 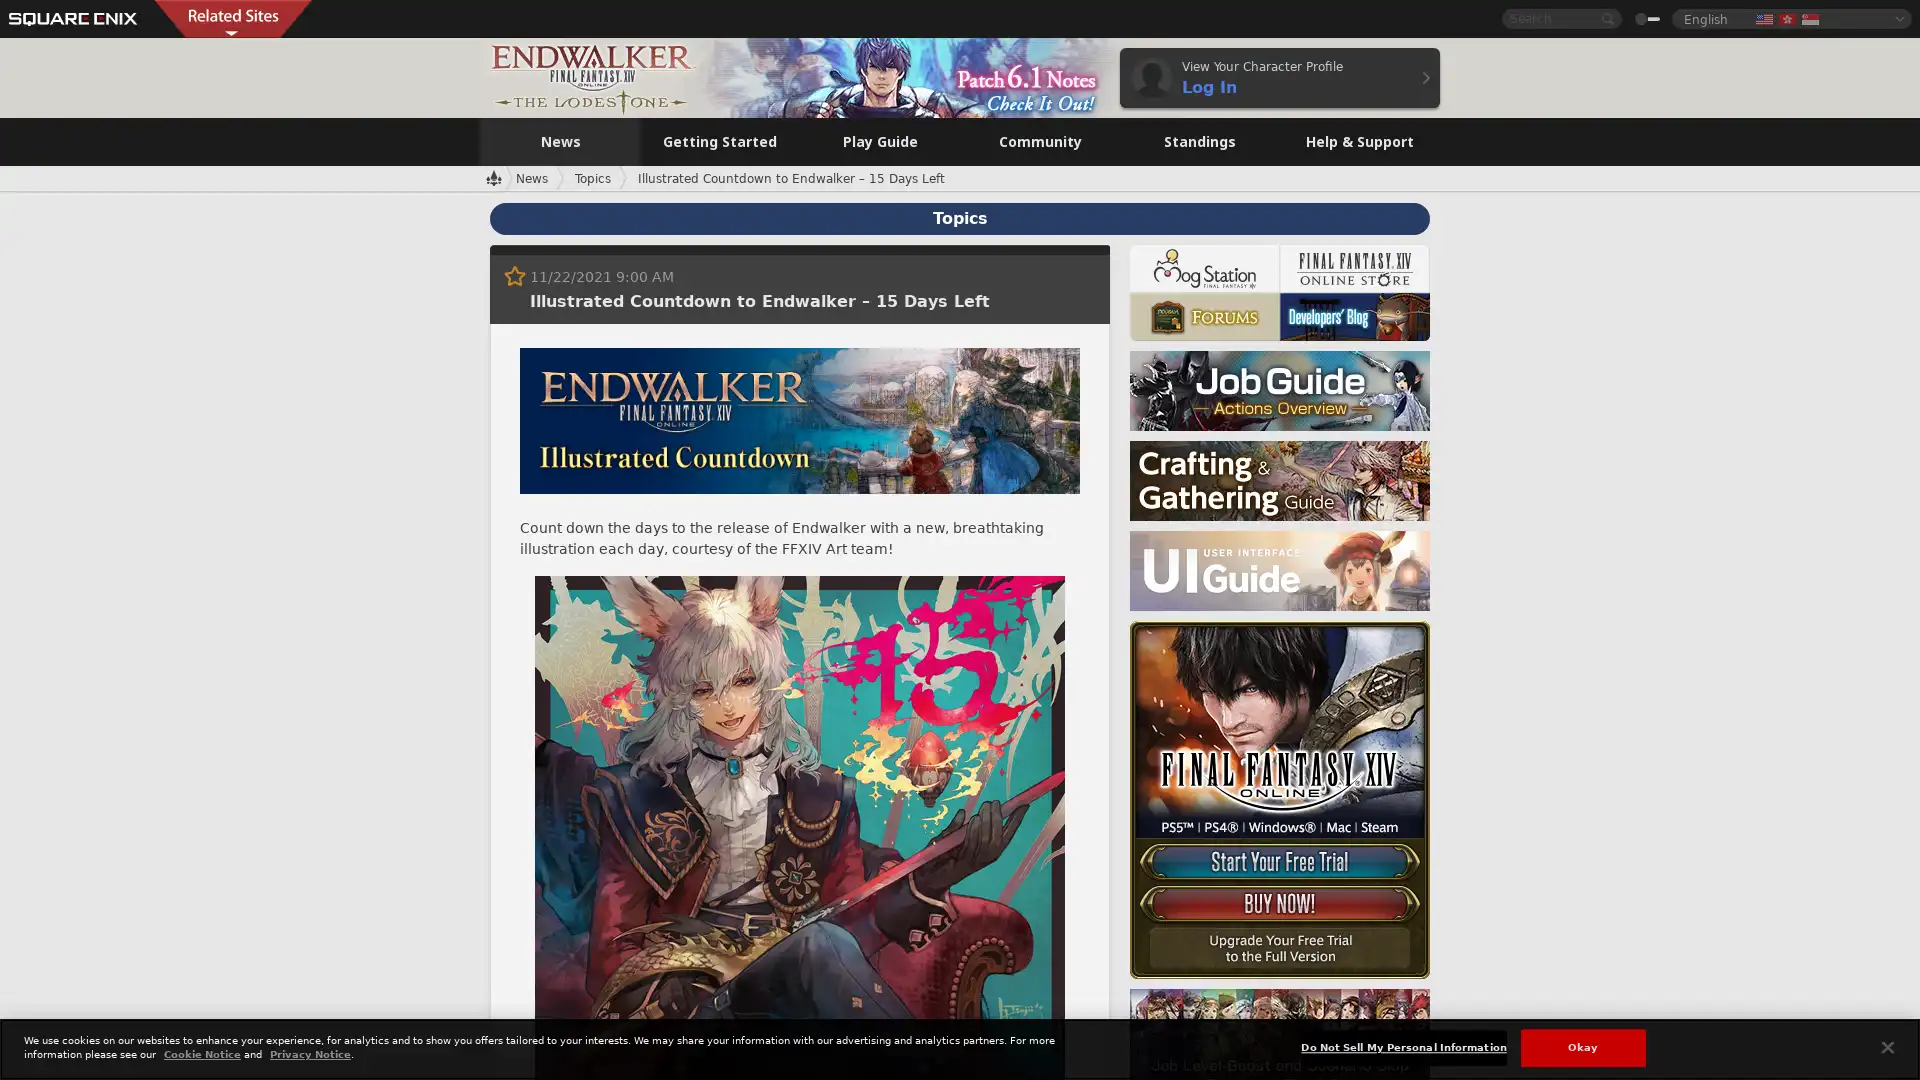 I want to click on Okay, so click(x=1581, y=1046).